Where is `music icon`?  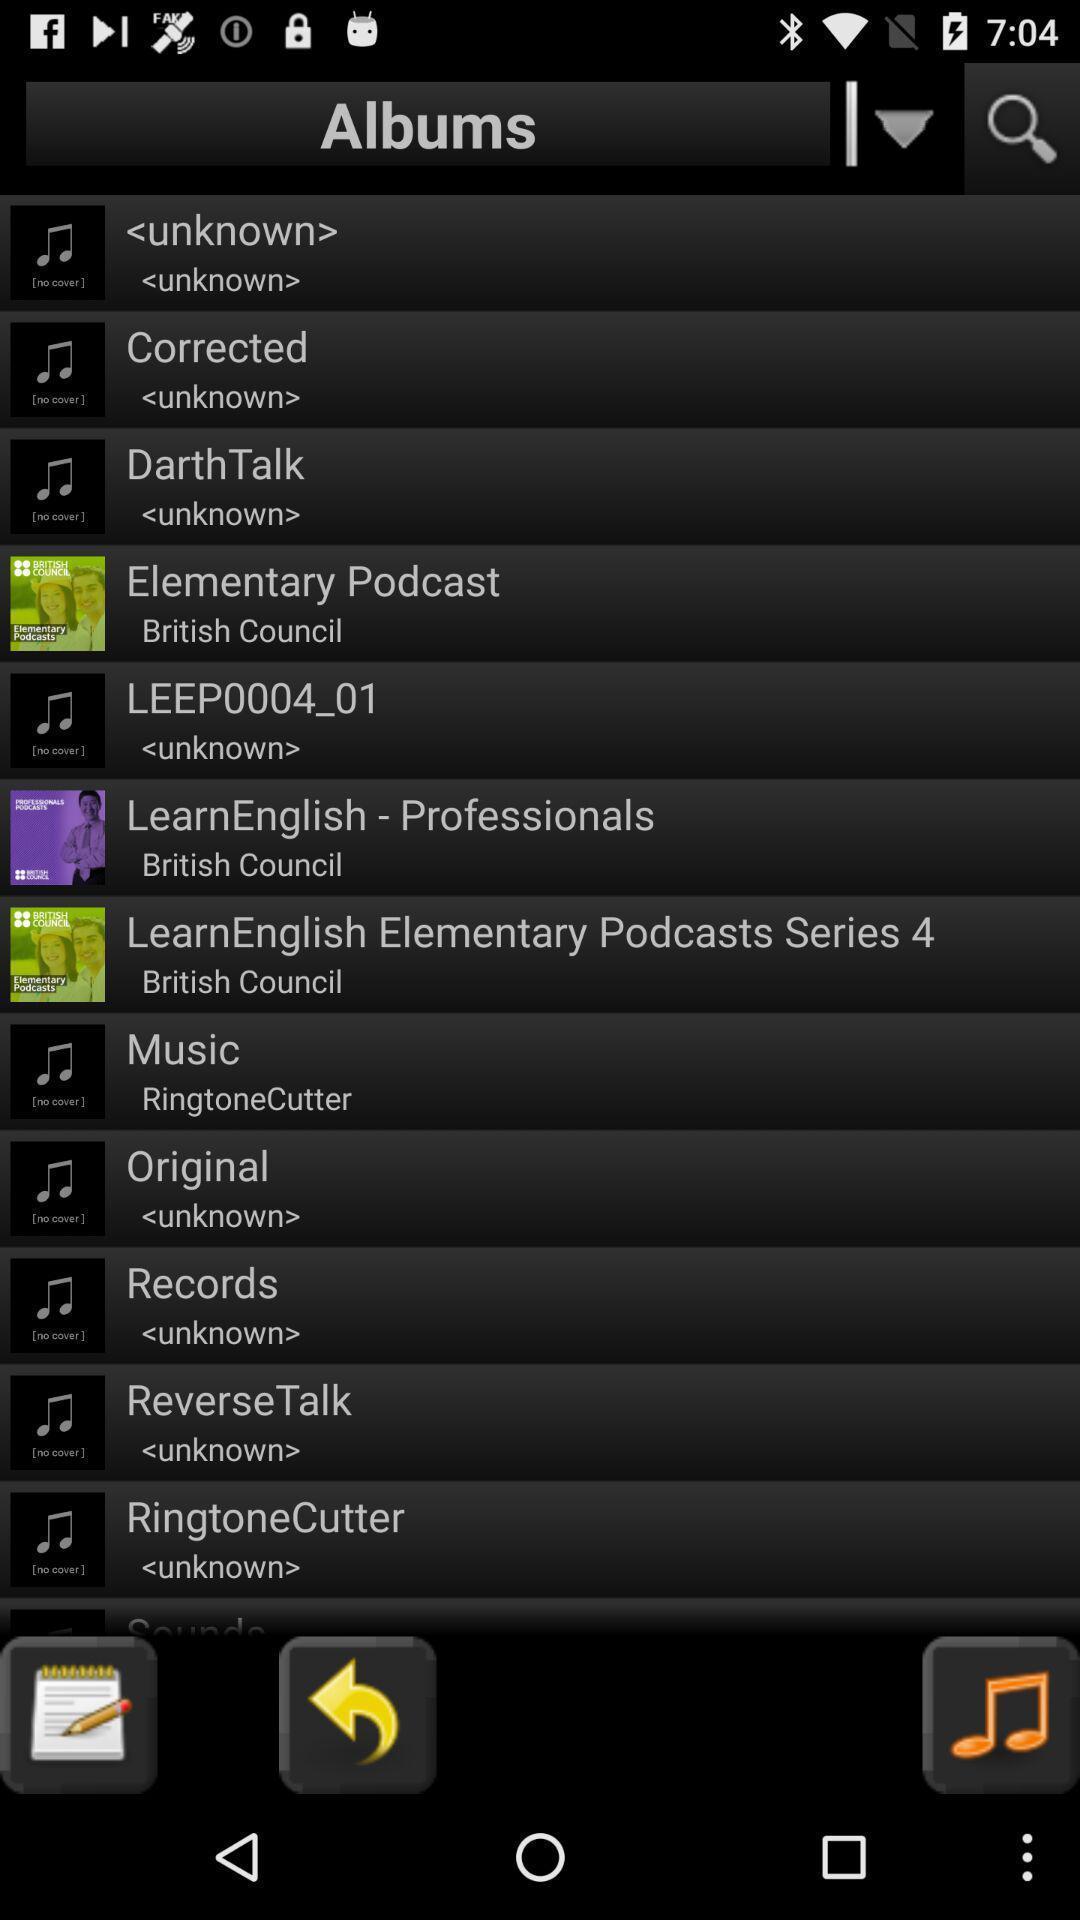 music icon is located at coordinates (1001, 1714).